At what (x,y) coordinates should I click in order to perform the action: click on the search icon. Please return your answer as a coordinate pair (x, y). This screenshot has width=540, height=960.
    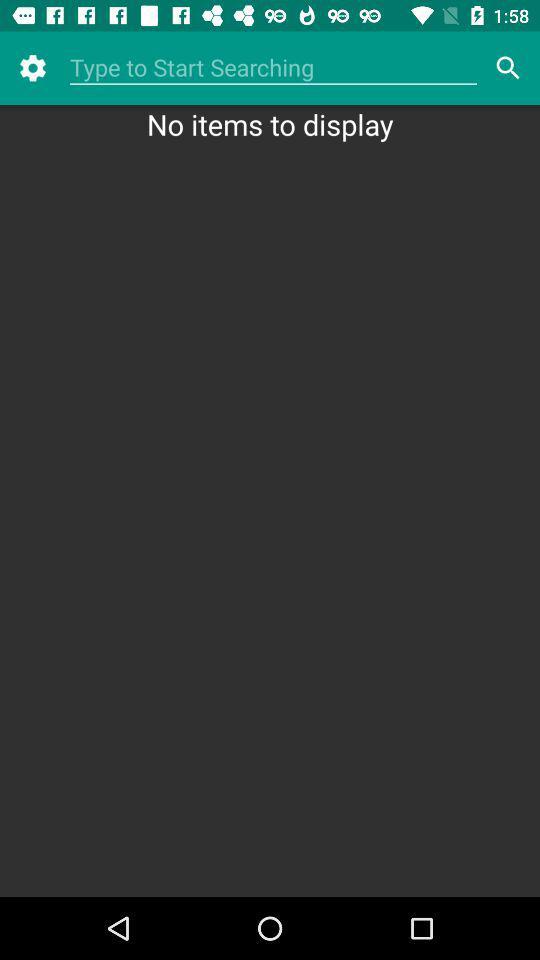
    Looking at the image, I should click on (508, 68).